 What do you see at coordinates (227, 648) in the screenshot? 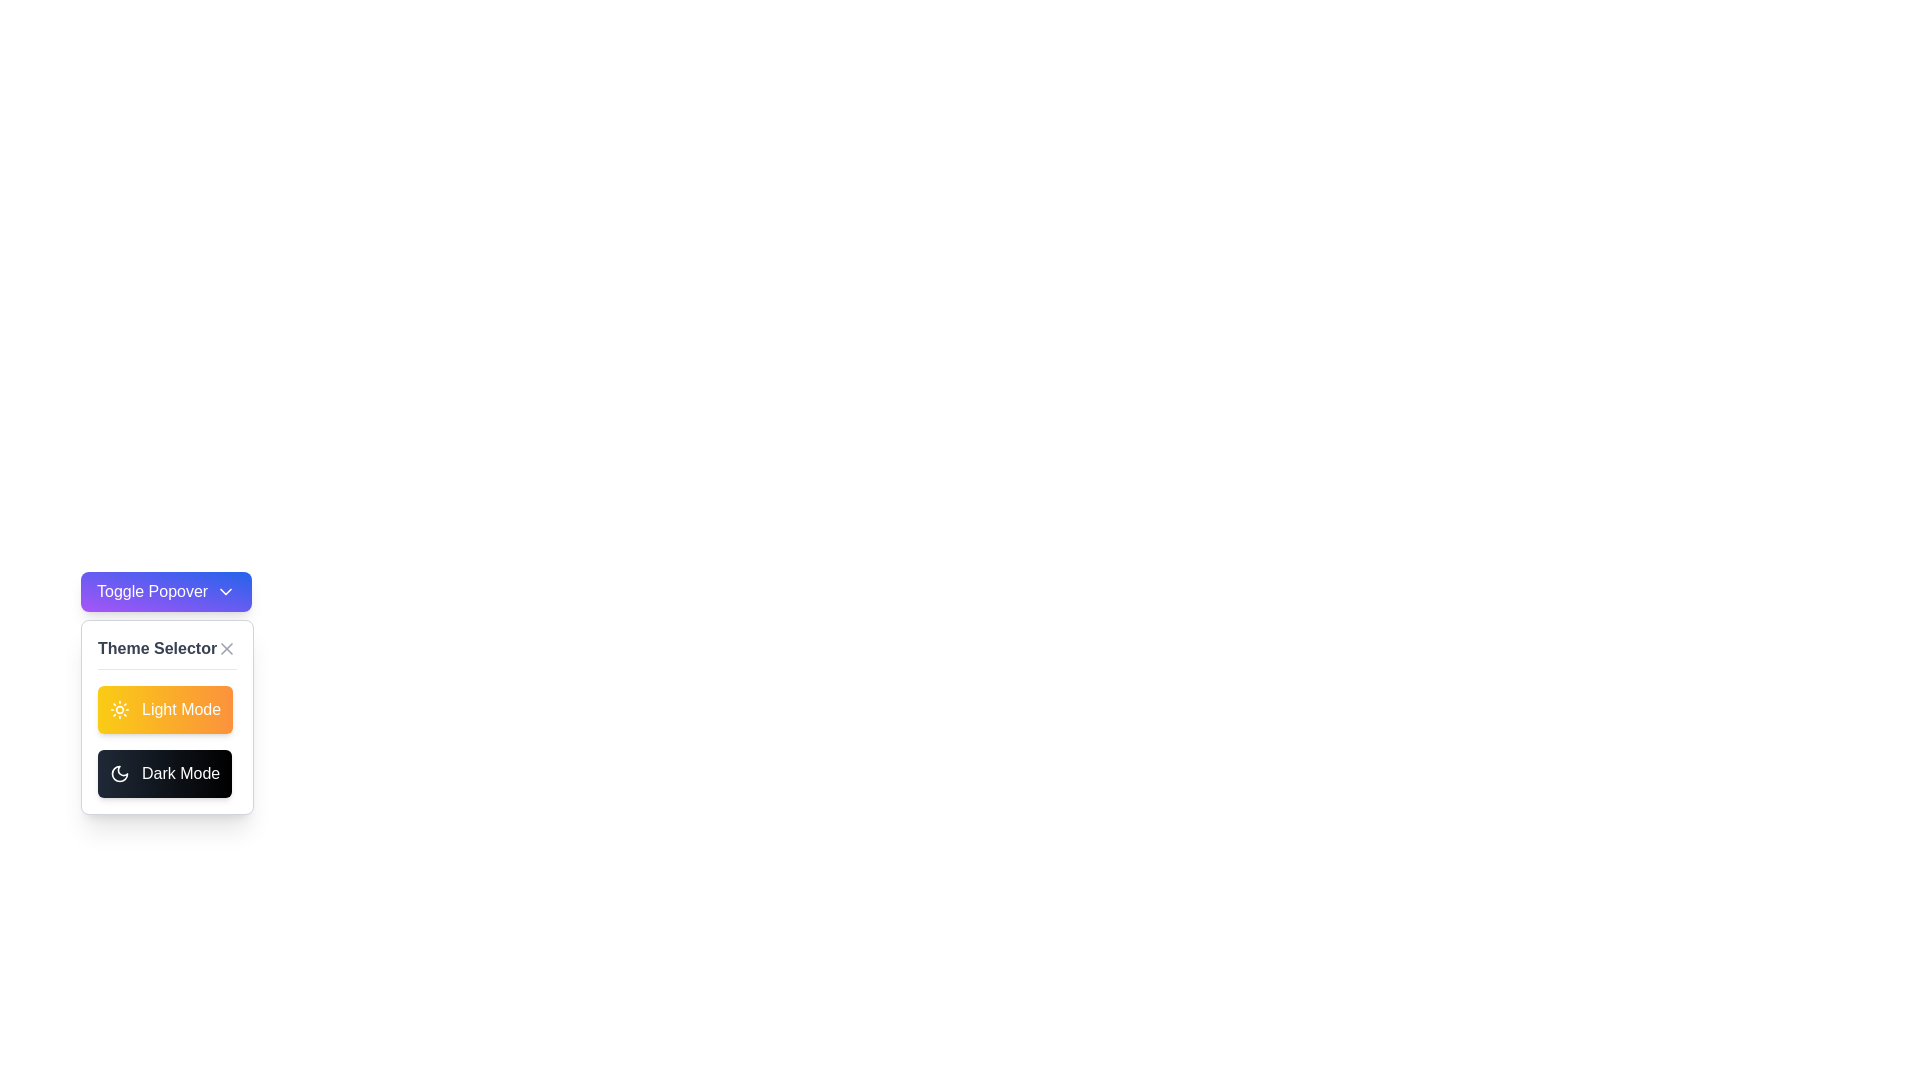
I see `the close button located at the top-right corner of the 'Theme Selector' section, adjacent` at bounding box center [227, 648].